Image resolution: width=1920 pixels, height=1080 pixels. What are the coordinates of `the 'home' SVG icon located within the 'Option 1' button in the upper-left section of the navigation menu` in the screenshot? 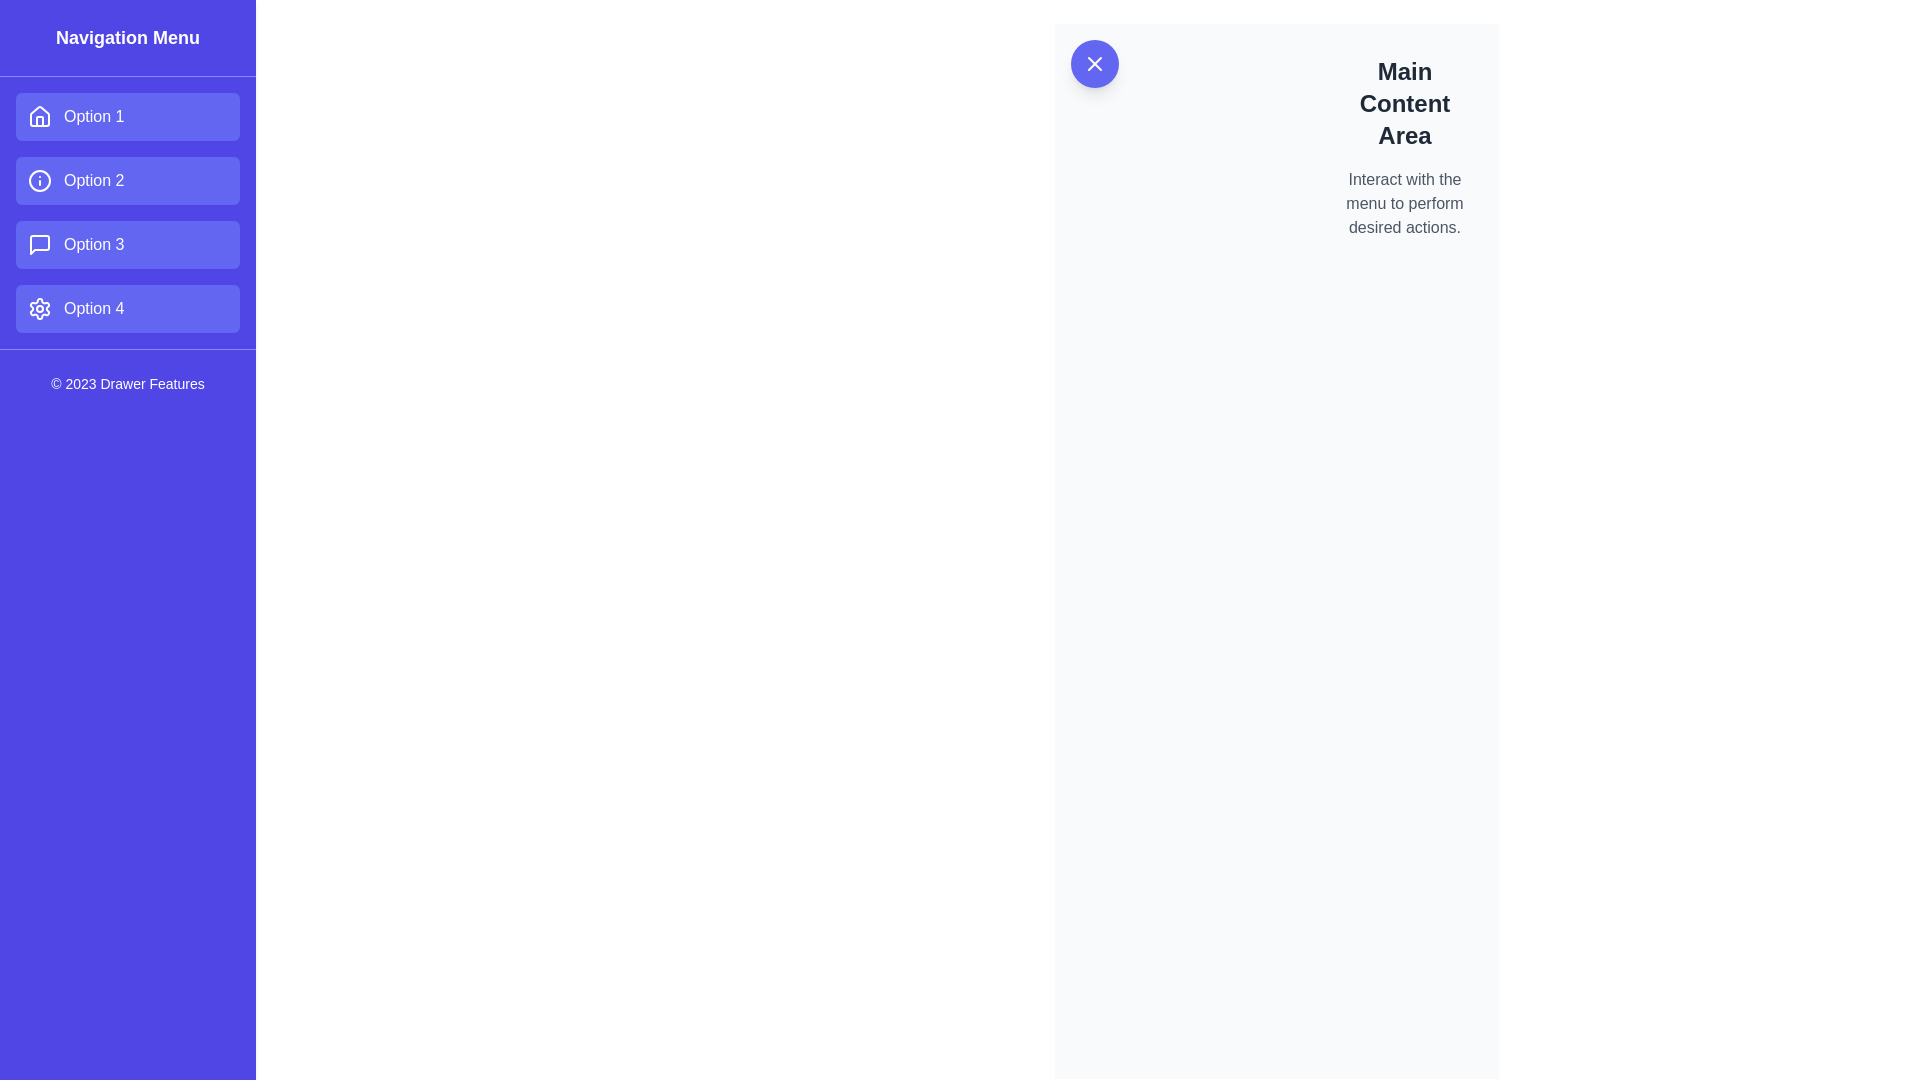 It's located at (39, 116).